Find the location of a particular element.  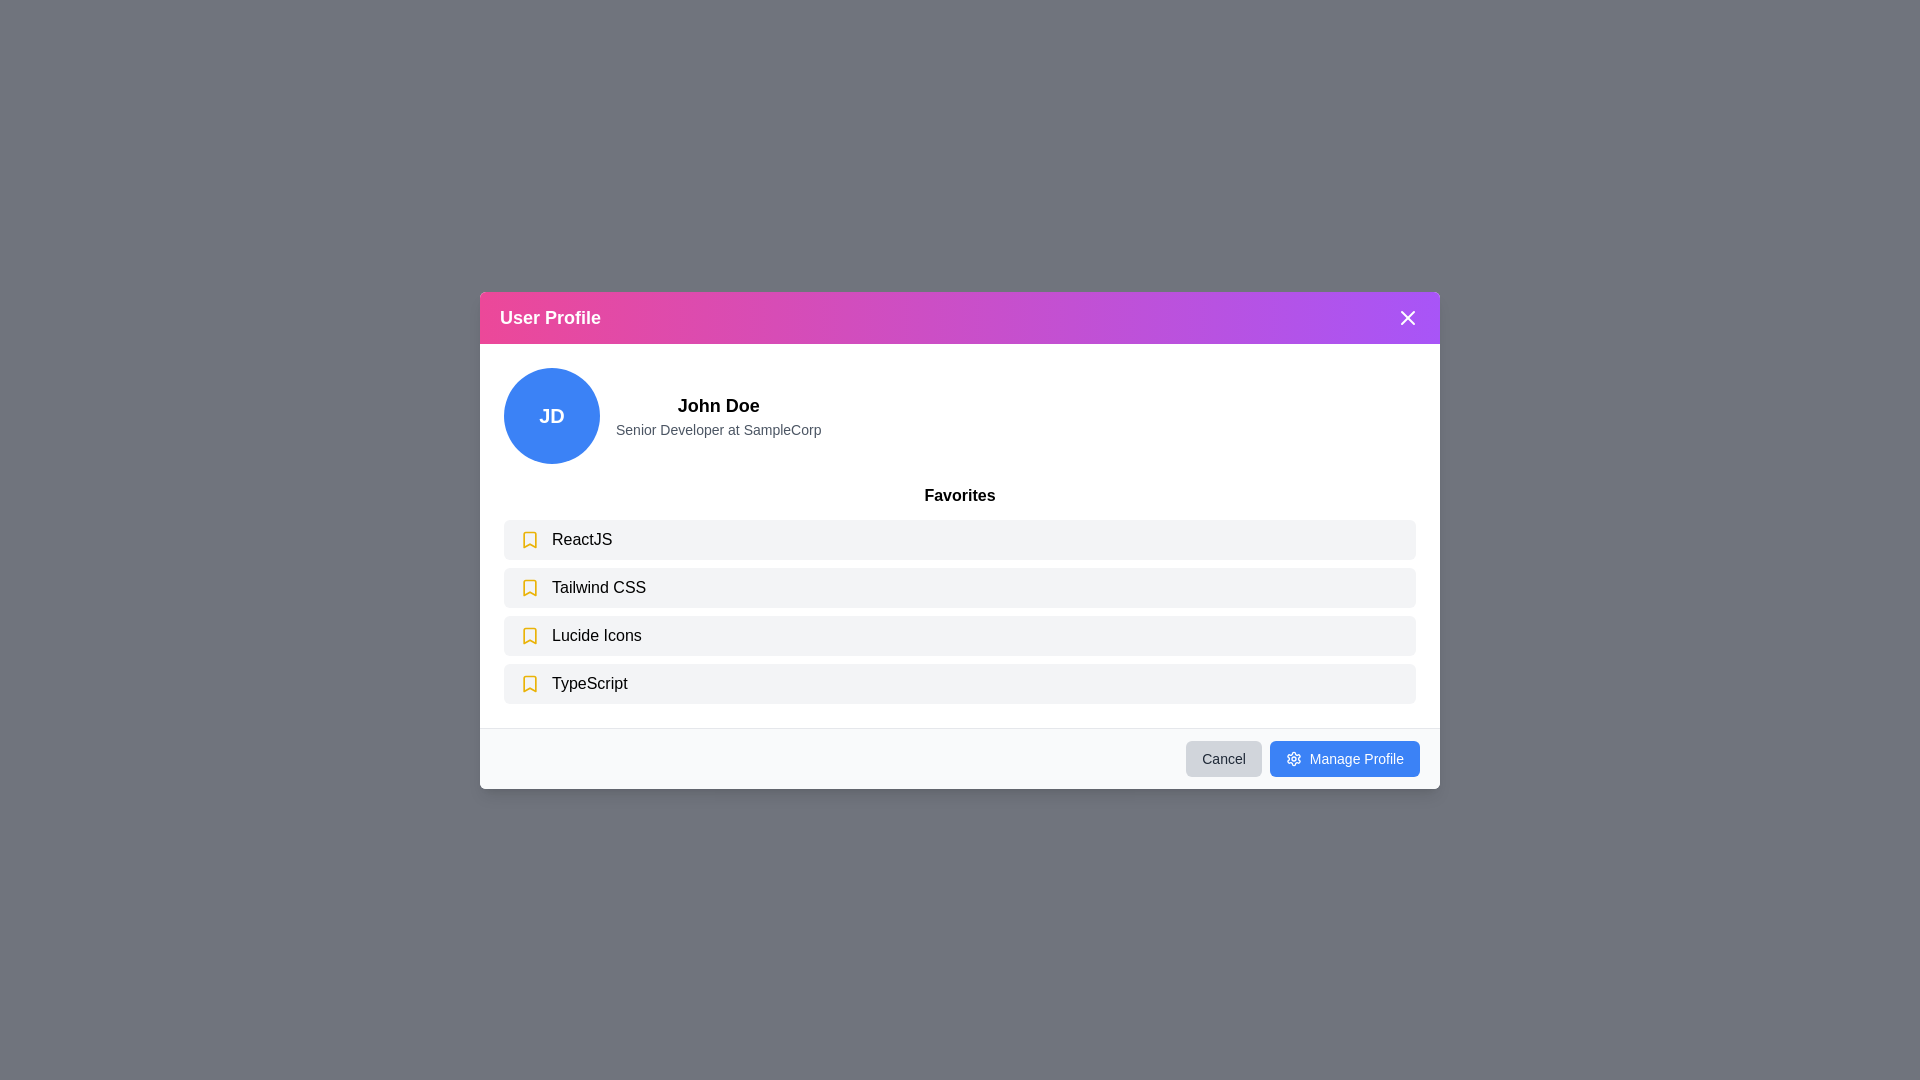

the small cogwheel icon associated with settings, which is located to the left of the 'Manage Profile' text within the interactive button at the bottom center of the modal window is located at coordinates (1293, 758).